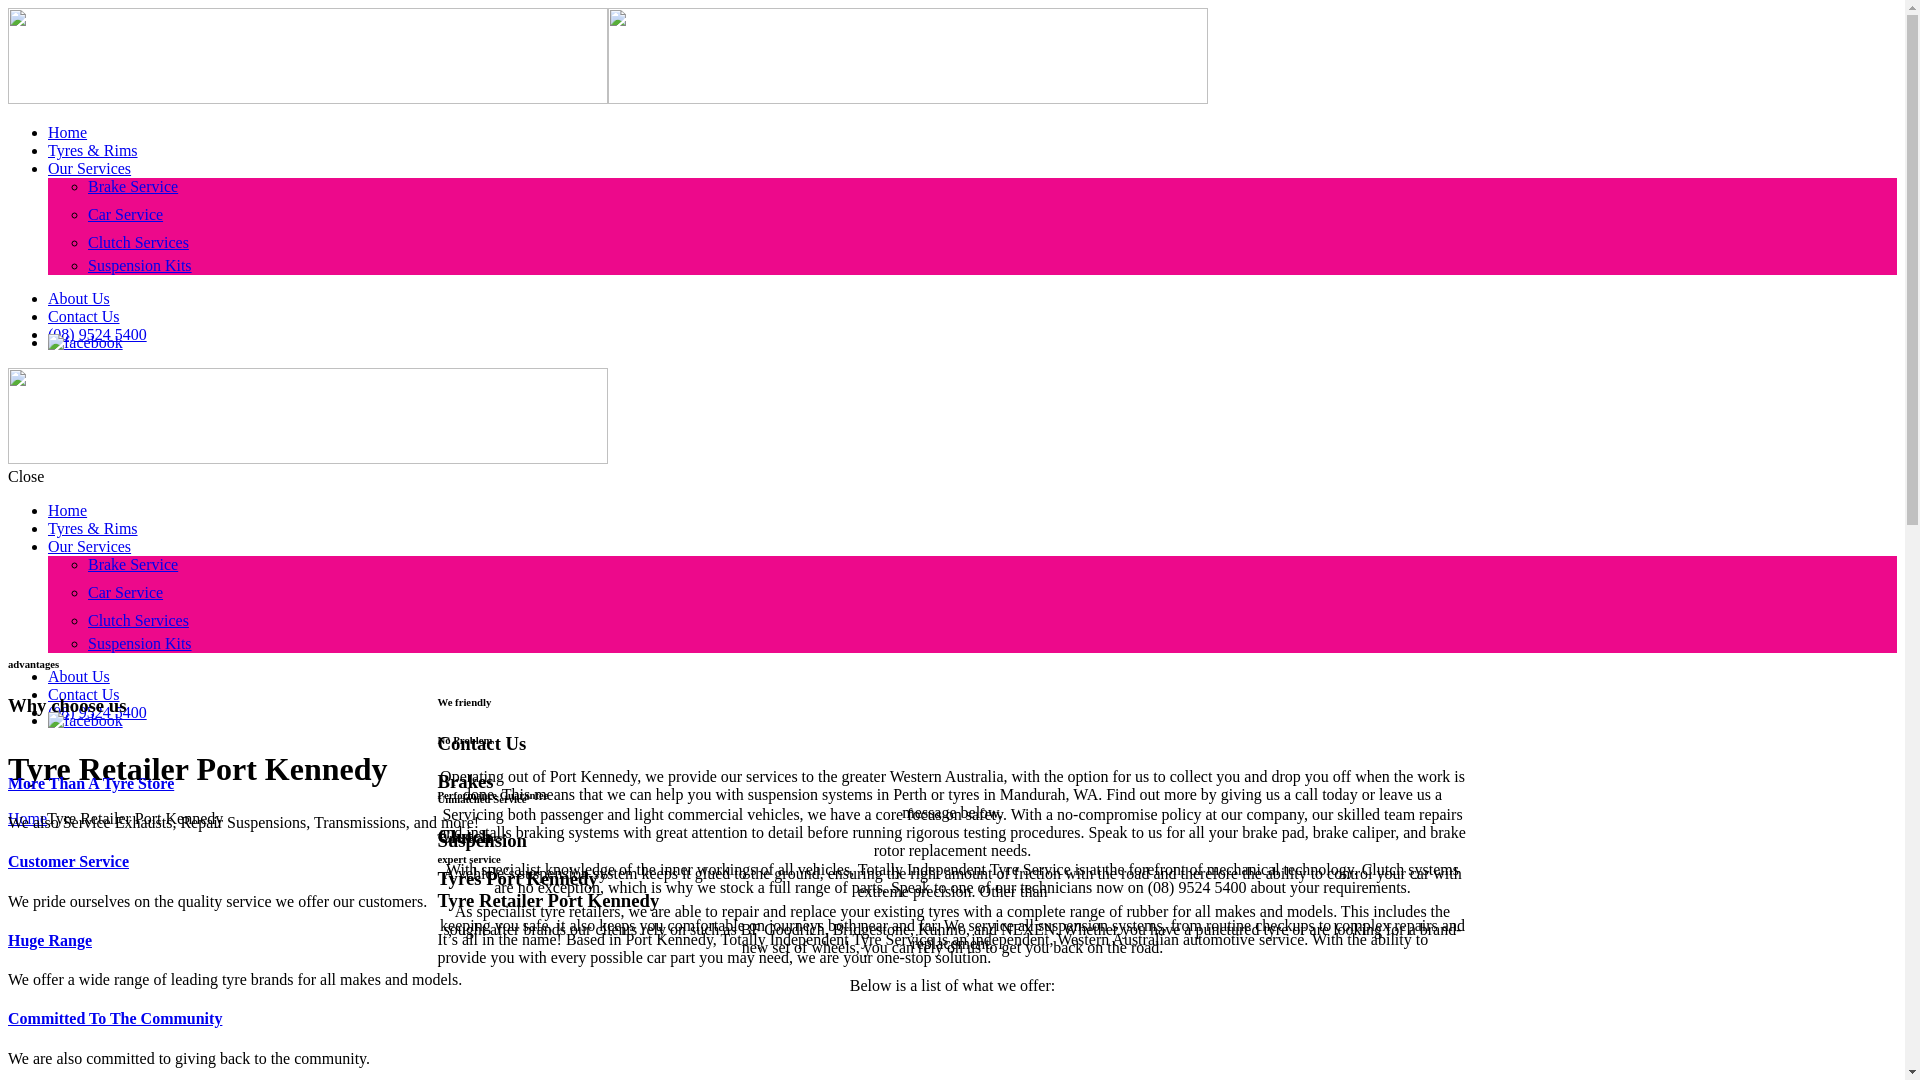 The image size is (1920, 1080). I want to click on '(08) 9524 5400', so click(48, 711).